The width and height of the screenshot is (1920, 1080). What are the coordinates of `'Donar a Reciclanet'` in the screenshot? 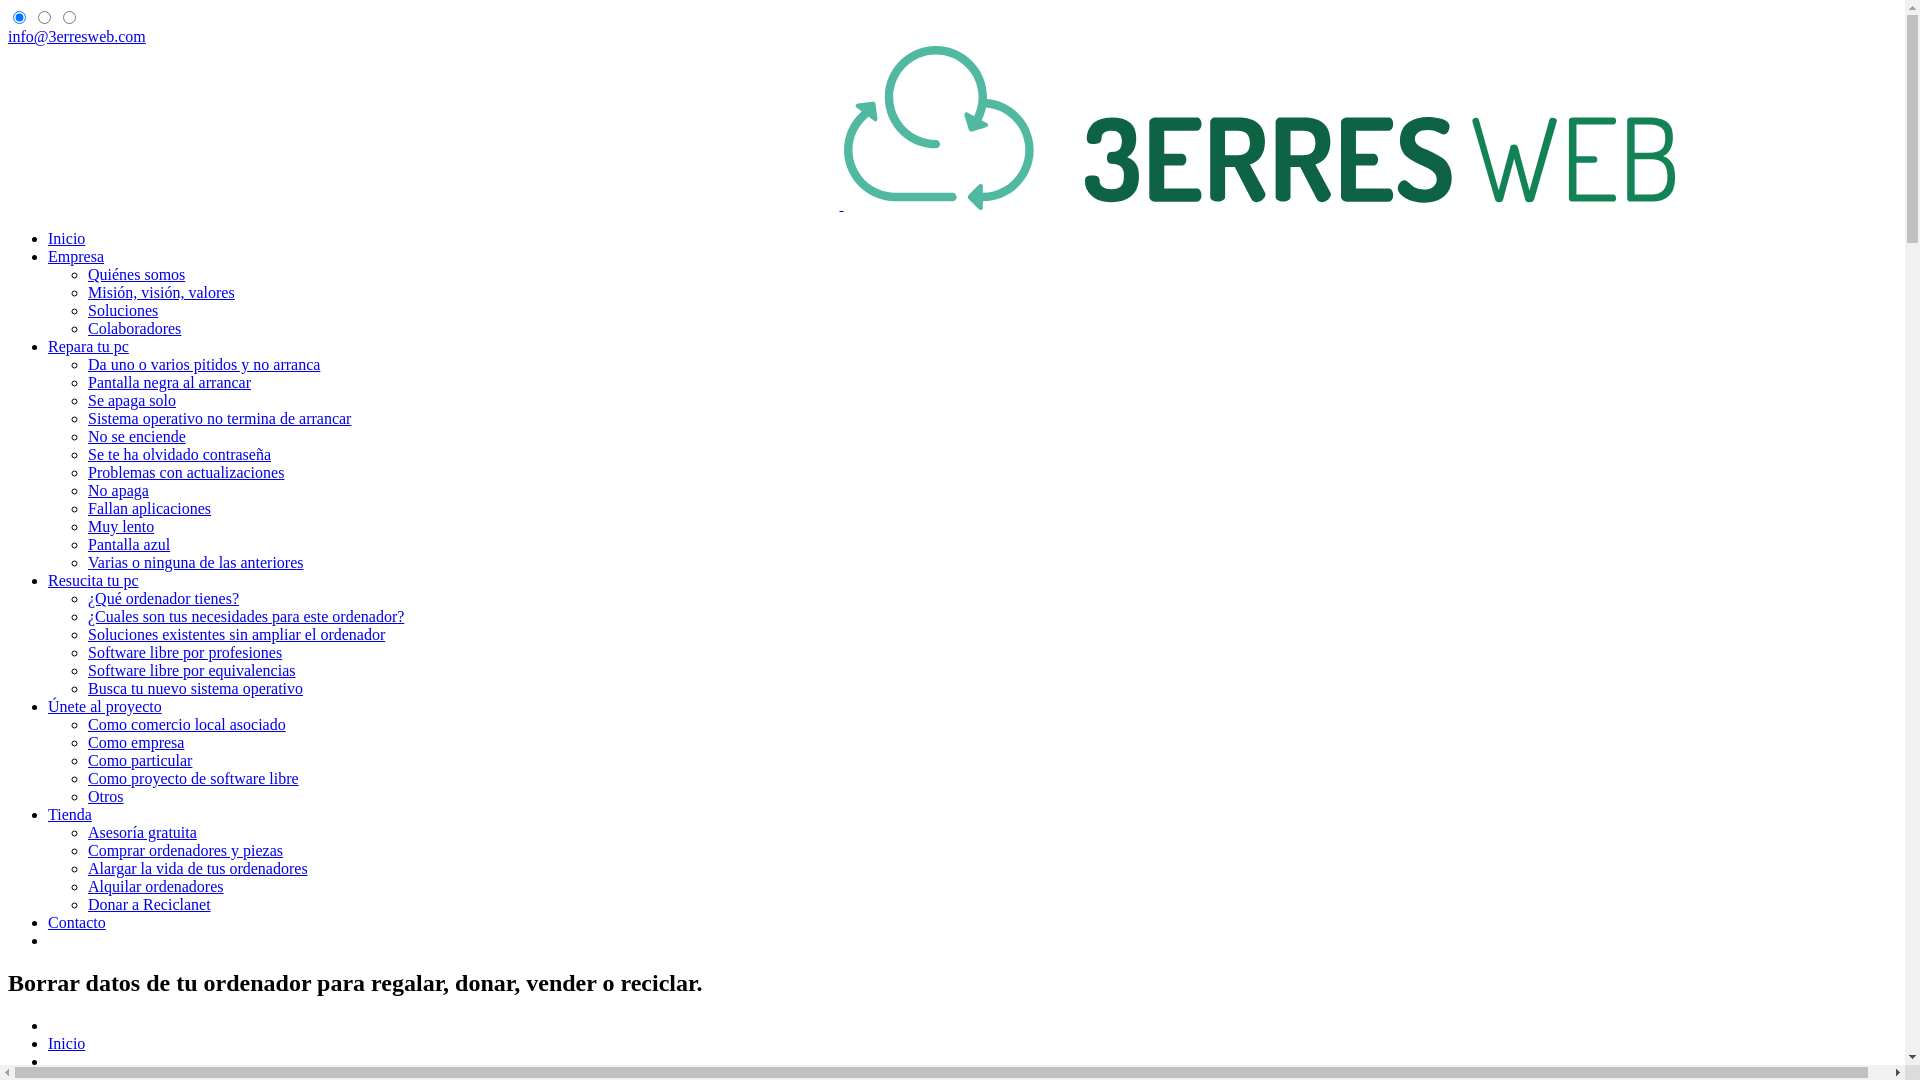 It's located at (148, 904).